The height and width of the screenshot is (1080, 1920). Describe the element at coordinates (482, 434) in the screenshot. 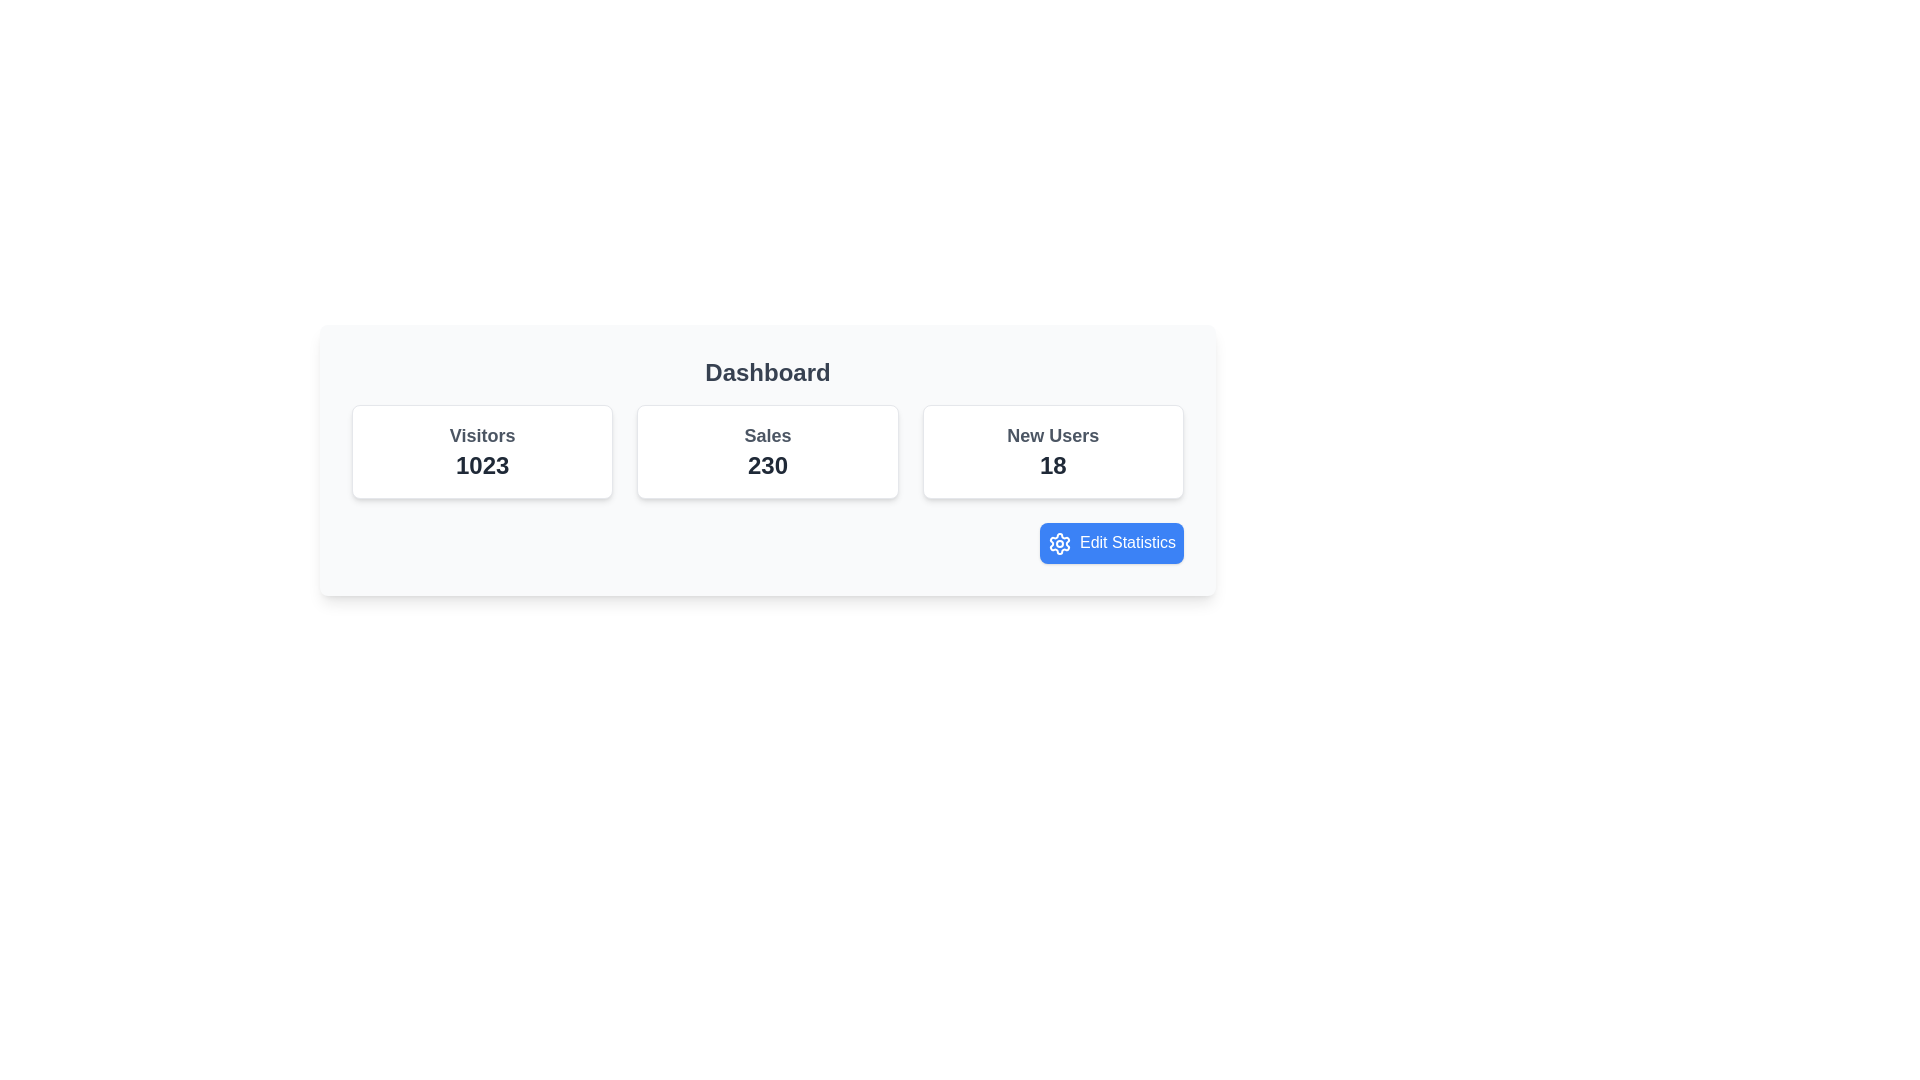

I see `the static text label that describes the number of visitors, which is positioned above the numerical value '1023' in the card-like UI block` at that location.